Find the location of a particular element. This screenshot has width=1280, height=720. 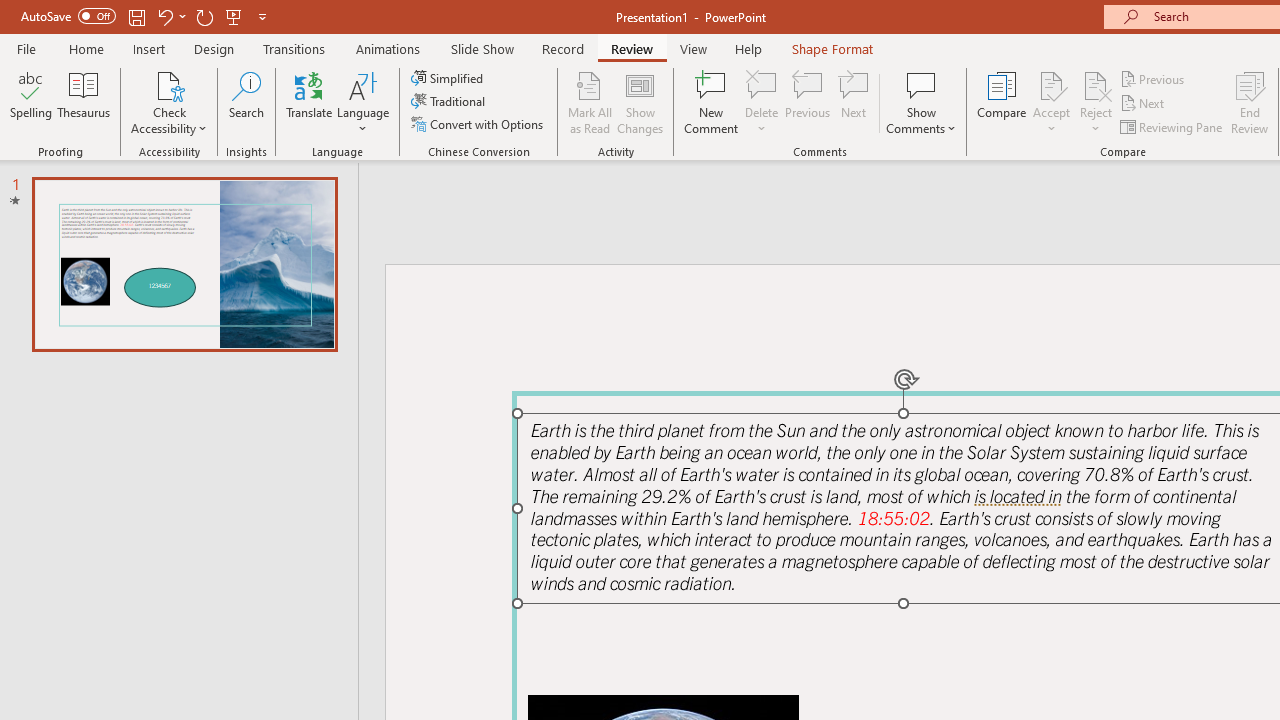

'Check Accessibility' is located at coordinates (169, 103).